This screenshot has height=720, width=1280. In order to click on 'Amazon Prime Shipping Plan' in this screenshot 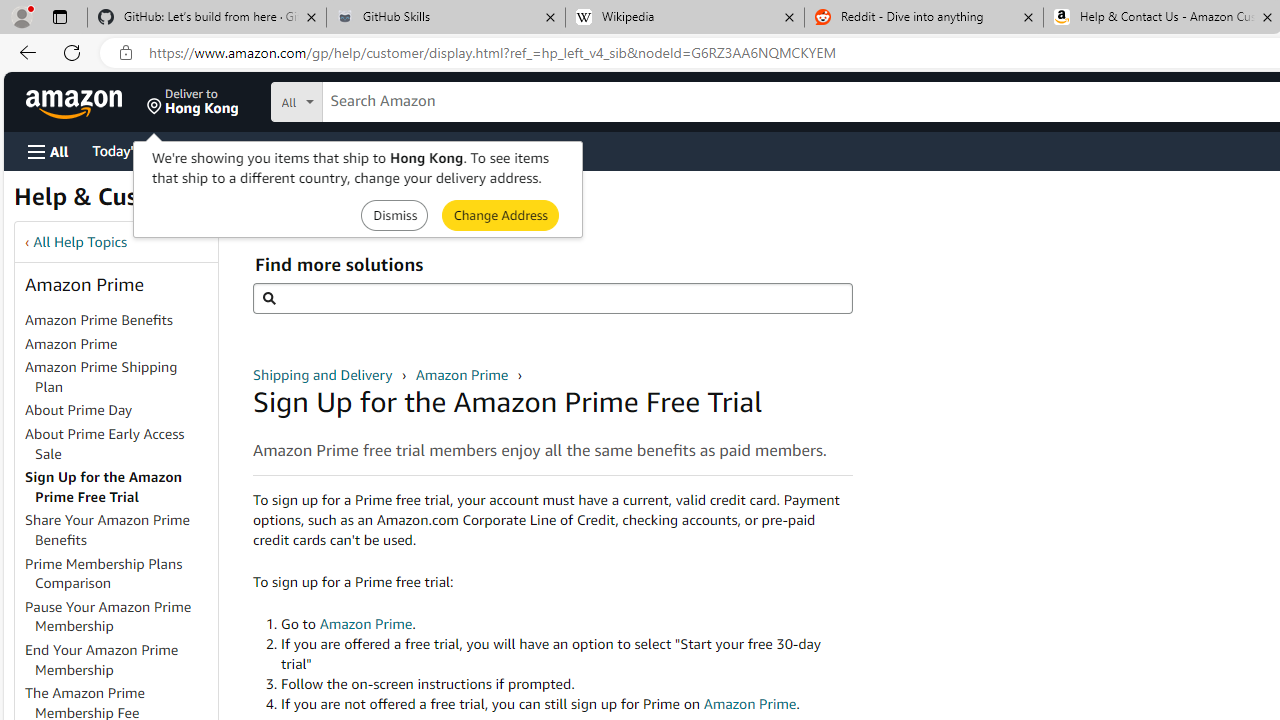, I will do `click(119, 378)`.